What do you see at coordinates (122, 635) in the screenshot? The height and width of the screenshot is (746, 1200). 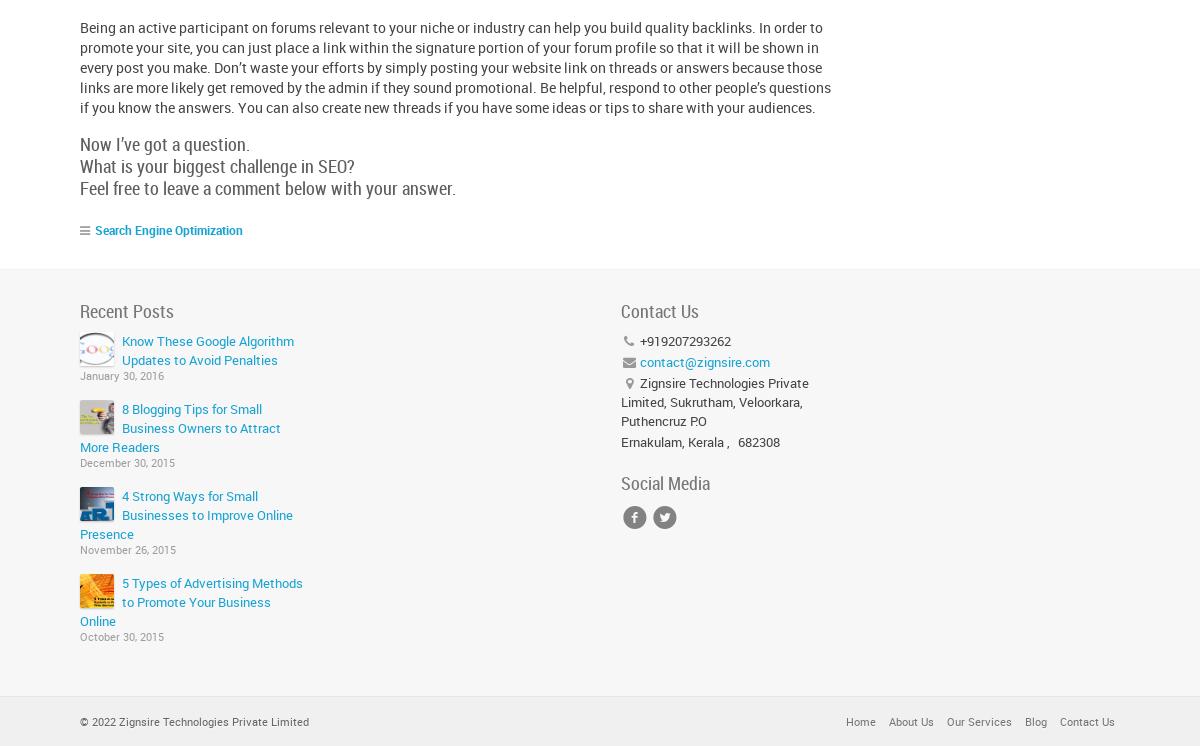 I see `'October 30, 2015'` at bounding box center [122, 635].